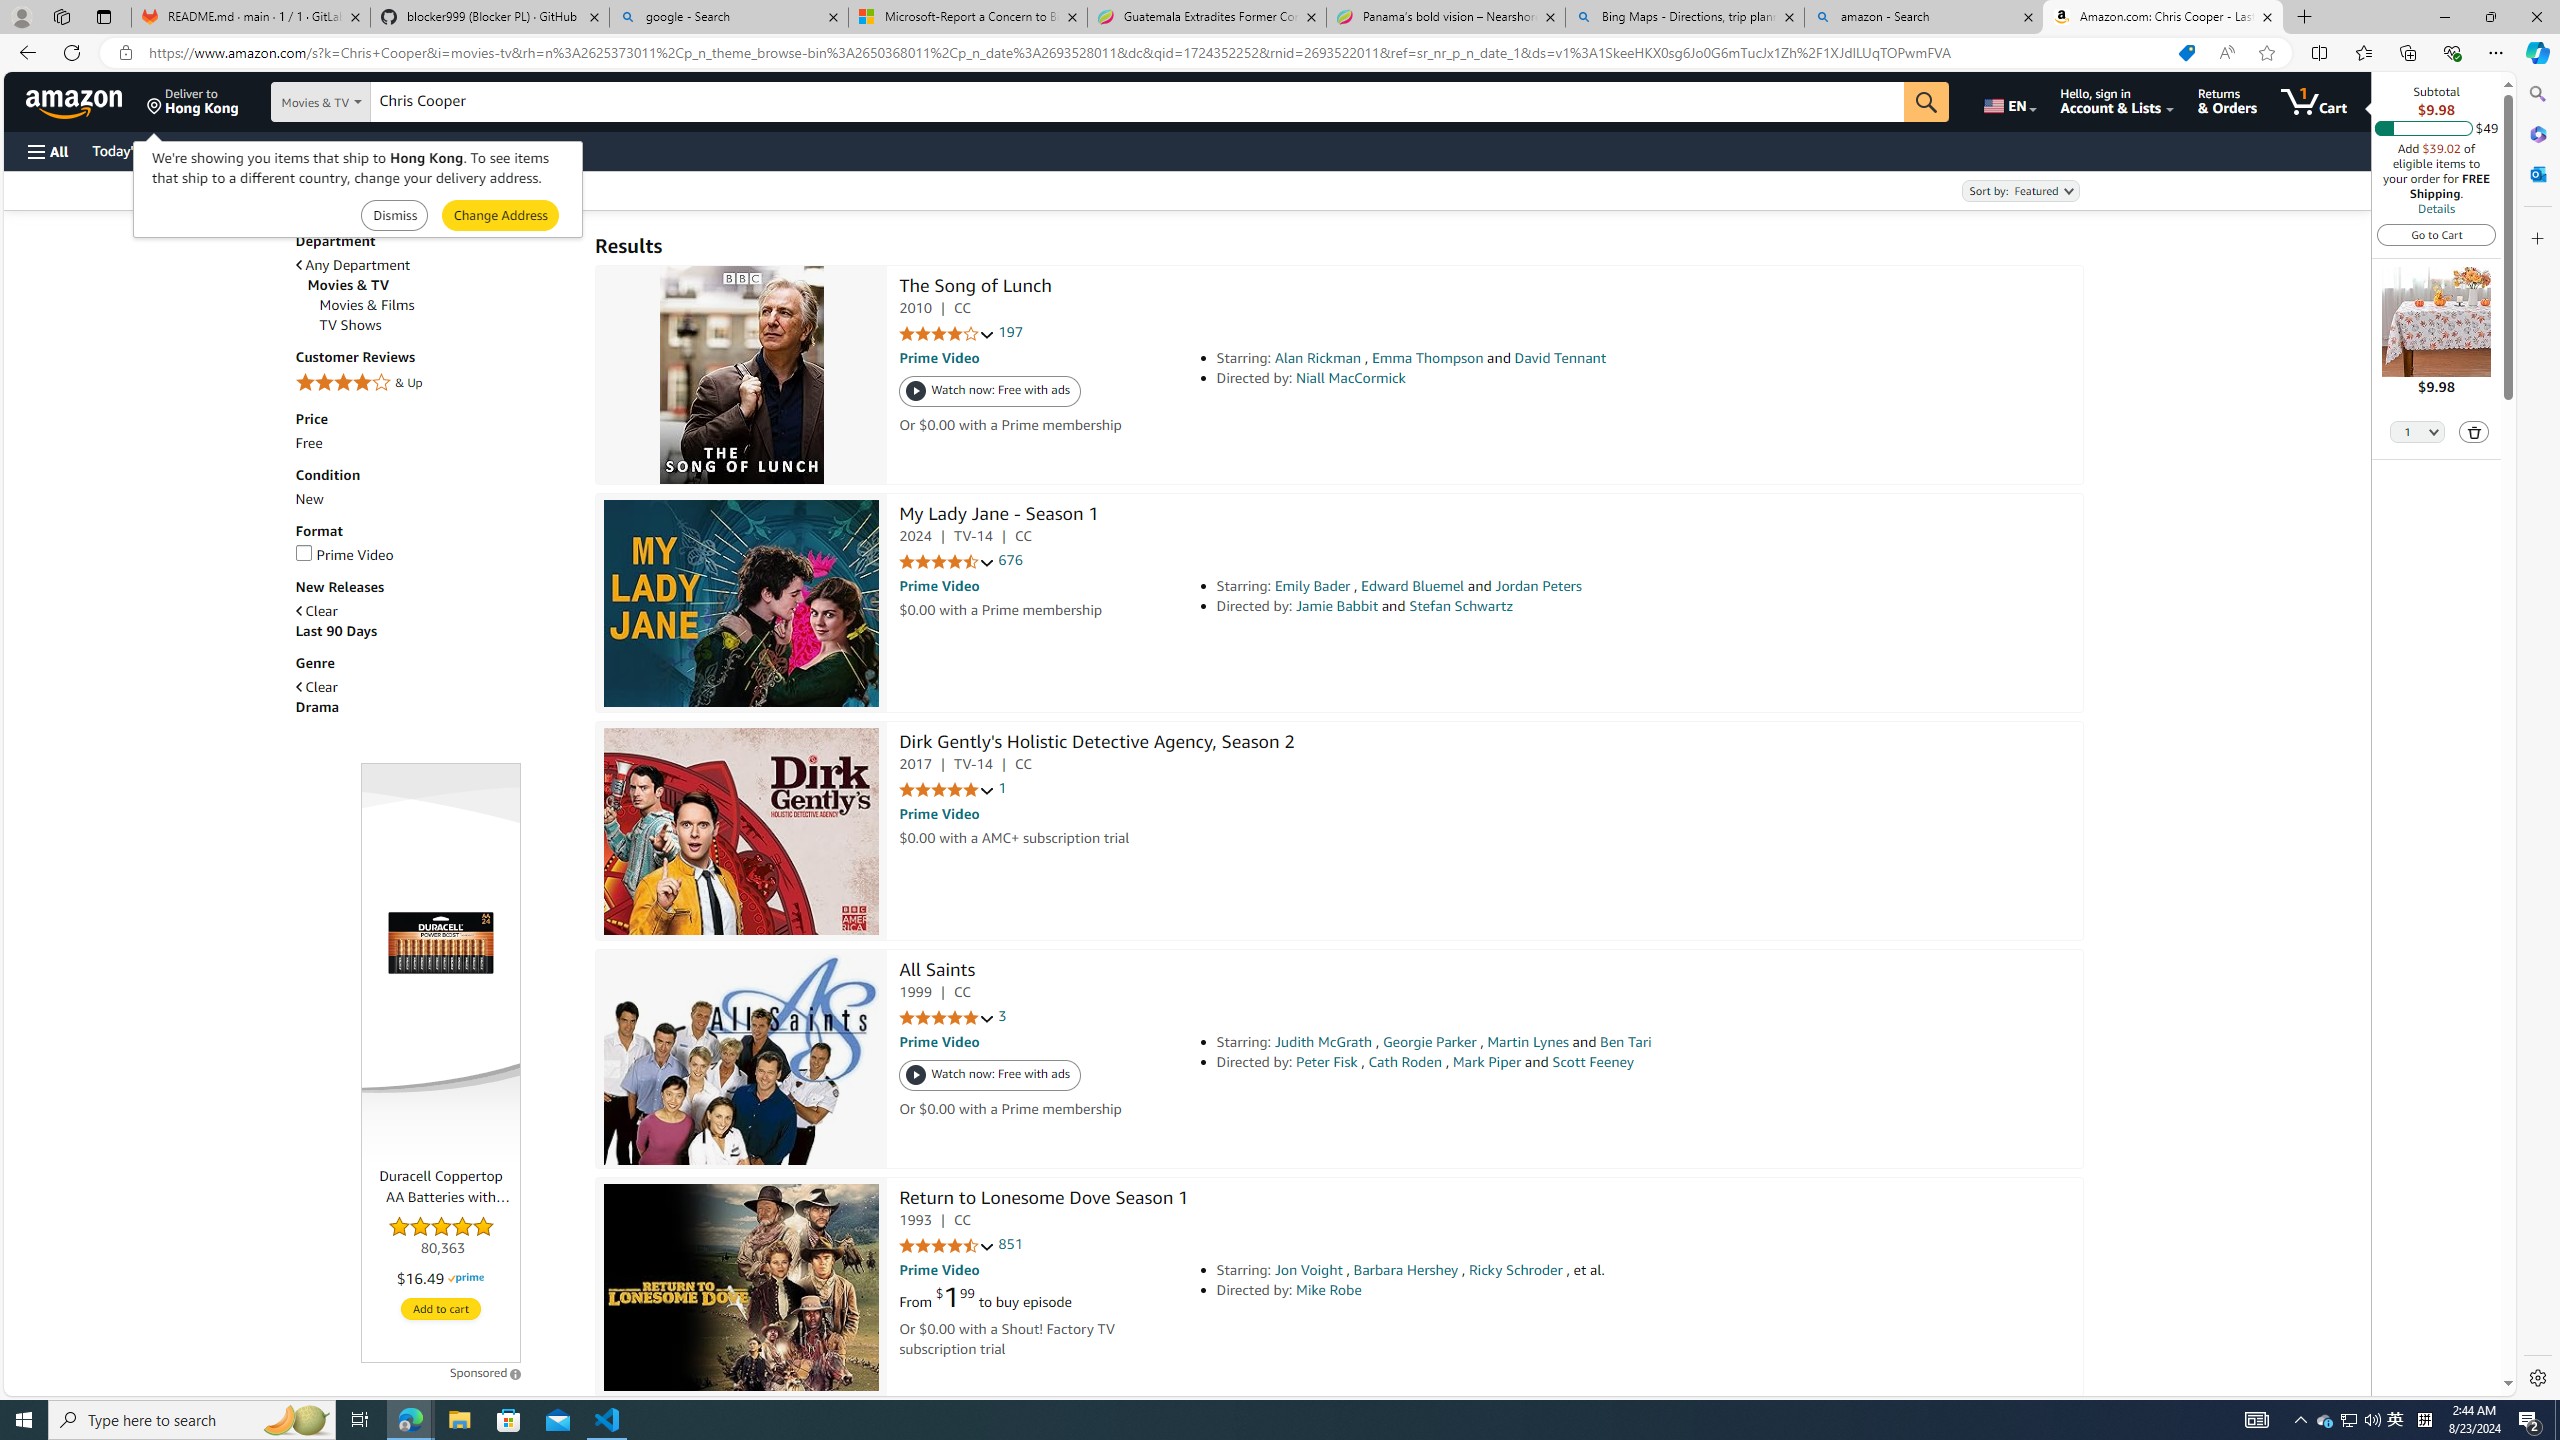 The height and width of the screenshot is (1440, 2560). Describe the element at coordinates (1406, 1269) in the screenshot. I see `'Barbara Hershey'` at that location.